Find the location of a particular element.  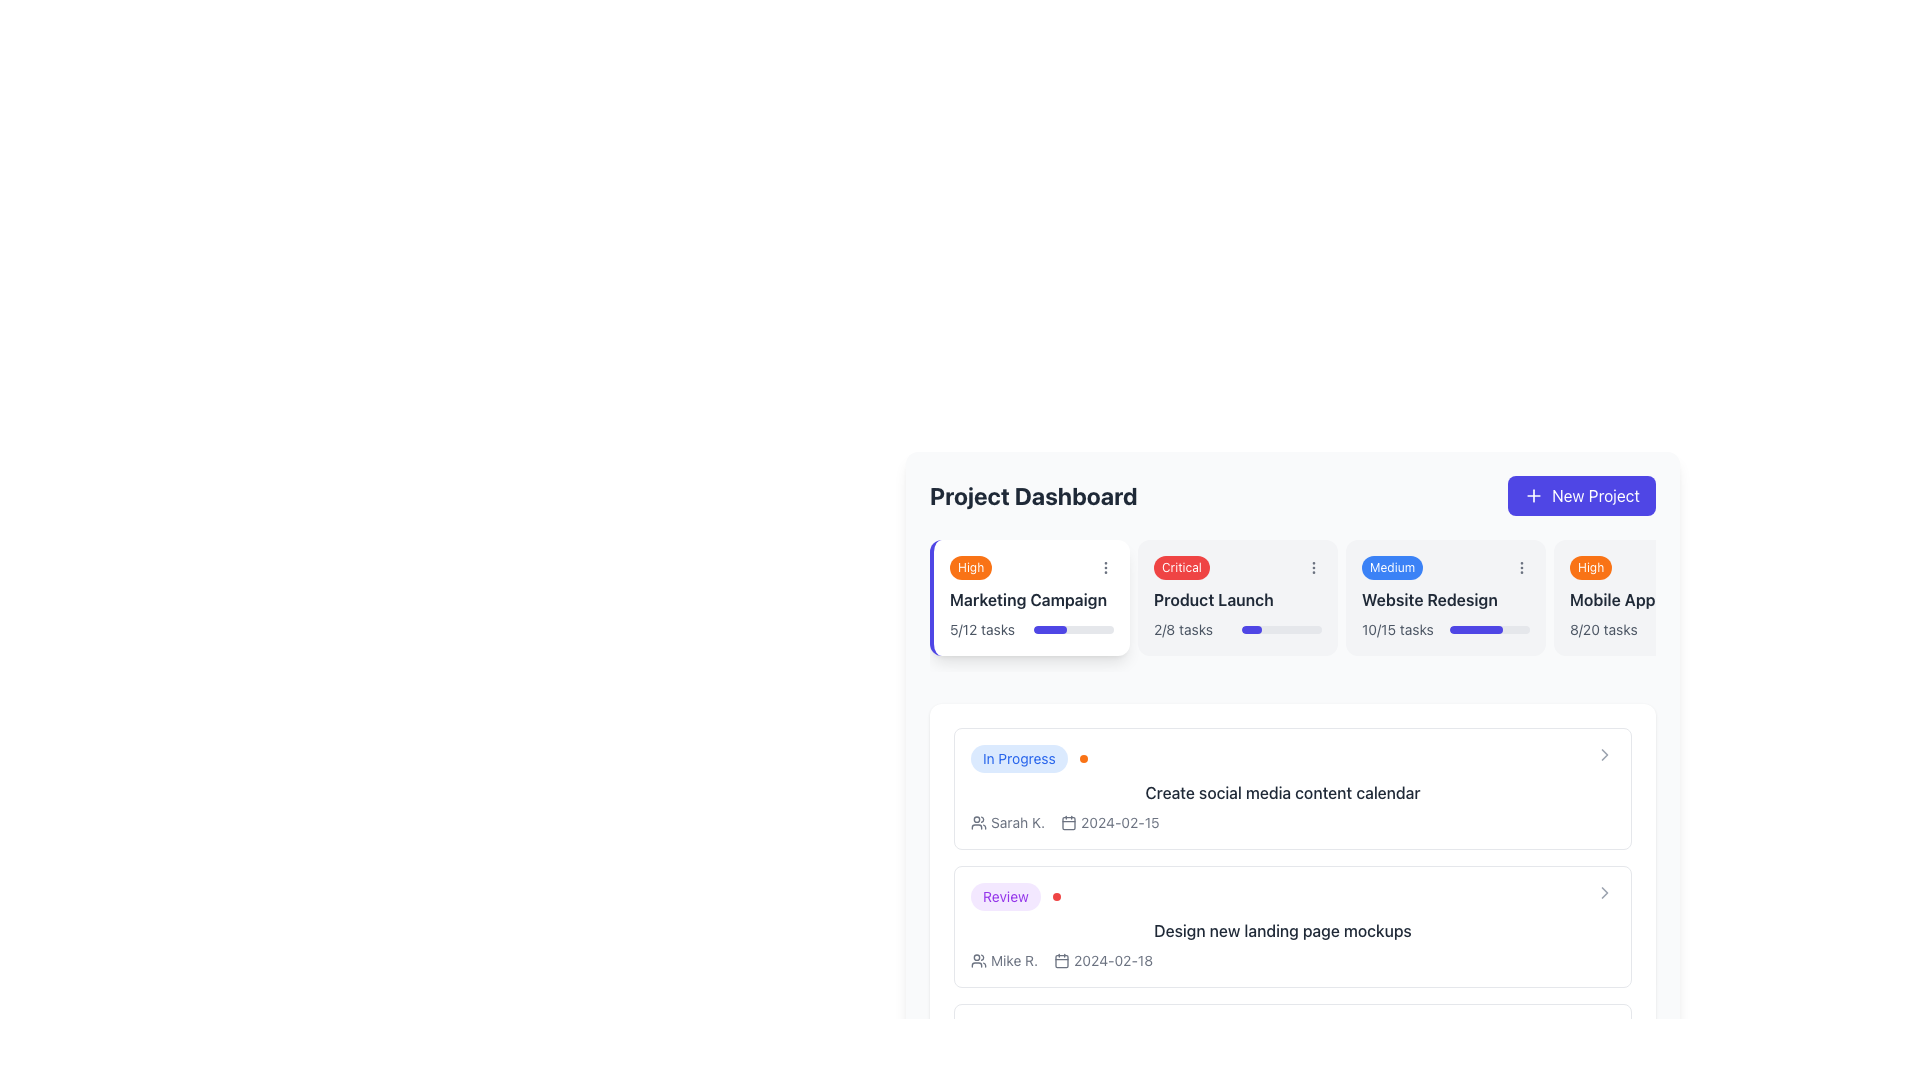

the text content of the contributor's label icon located at the beginning of the 'In Progress' card row, preceding the date '2024-02-15' is located at coordinates (1008, 822).